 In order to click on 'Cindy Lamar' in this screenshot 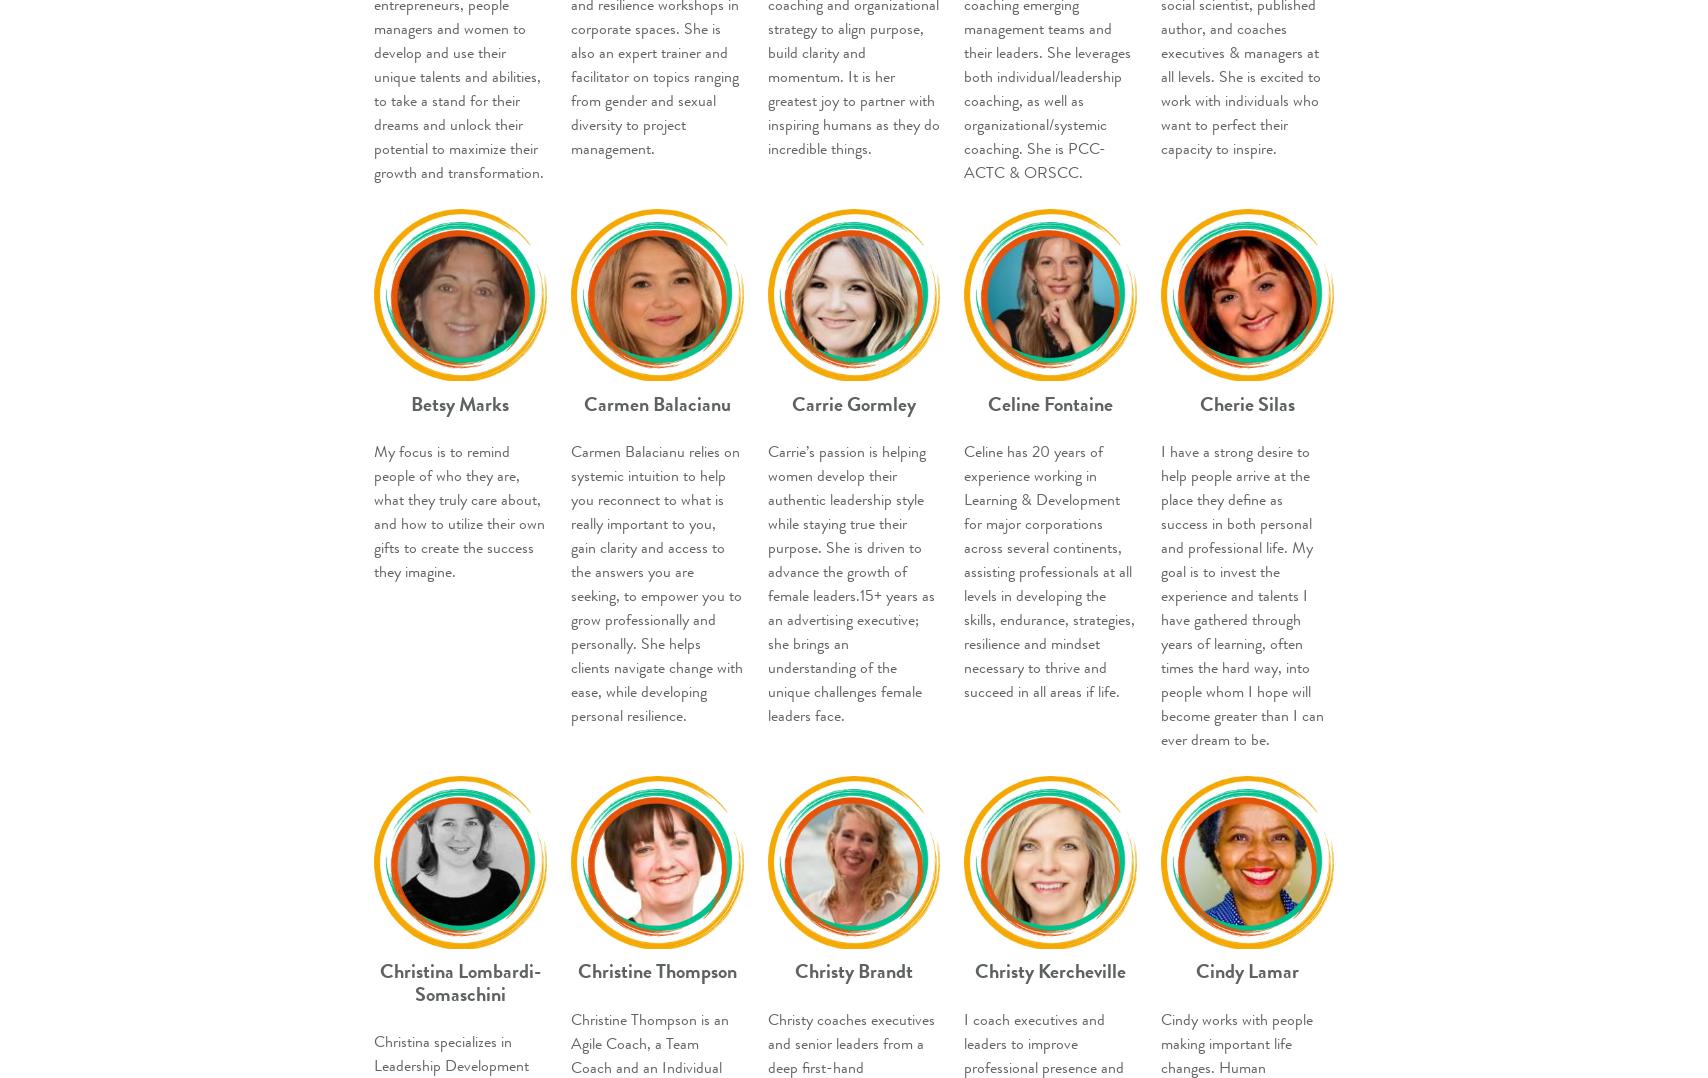, I will do `click(1195, 971)`.